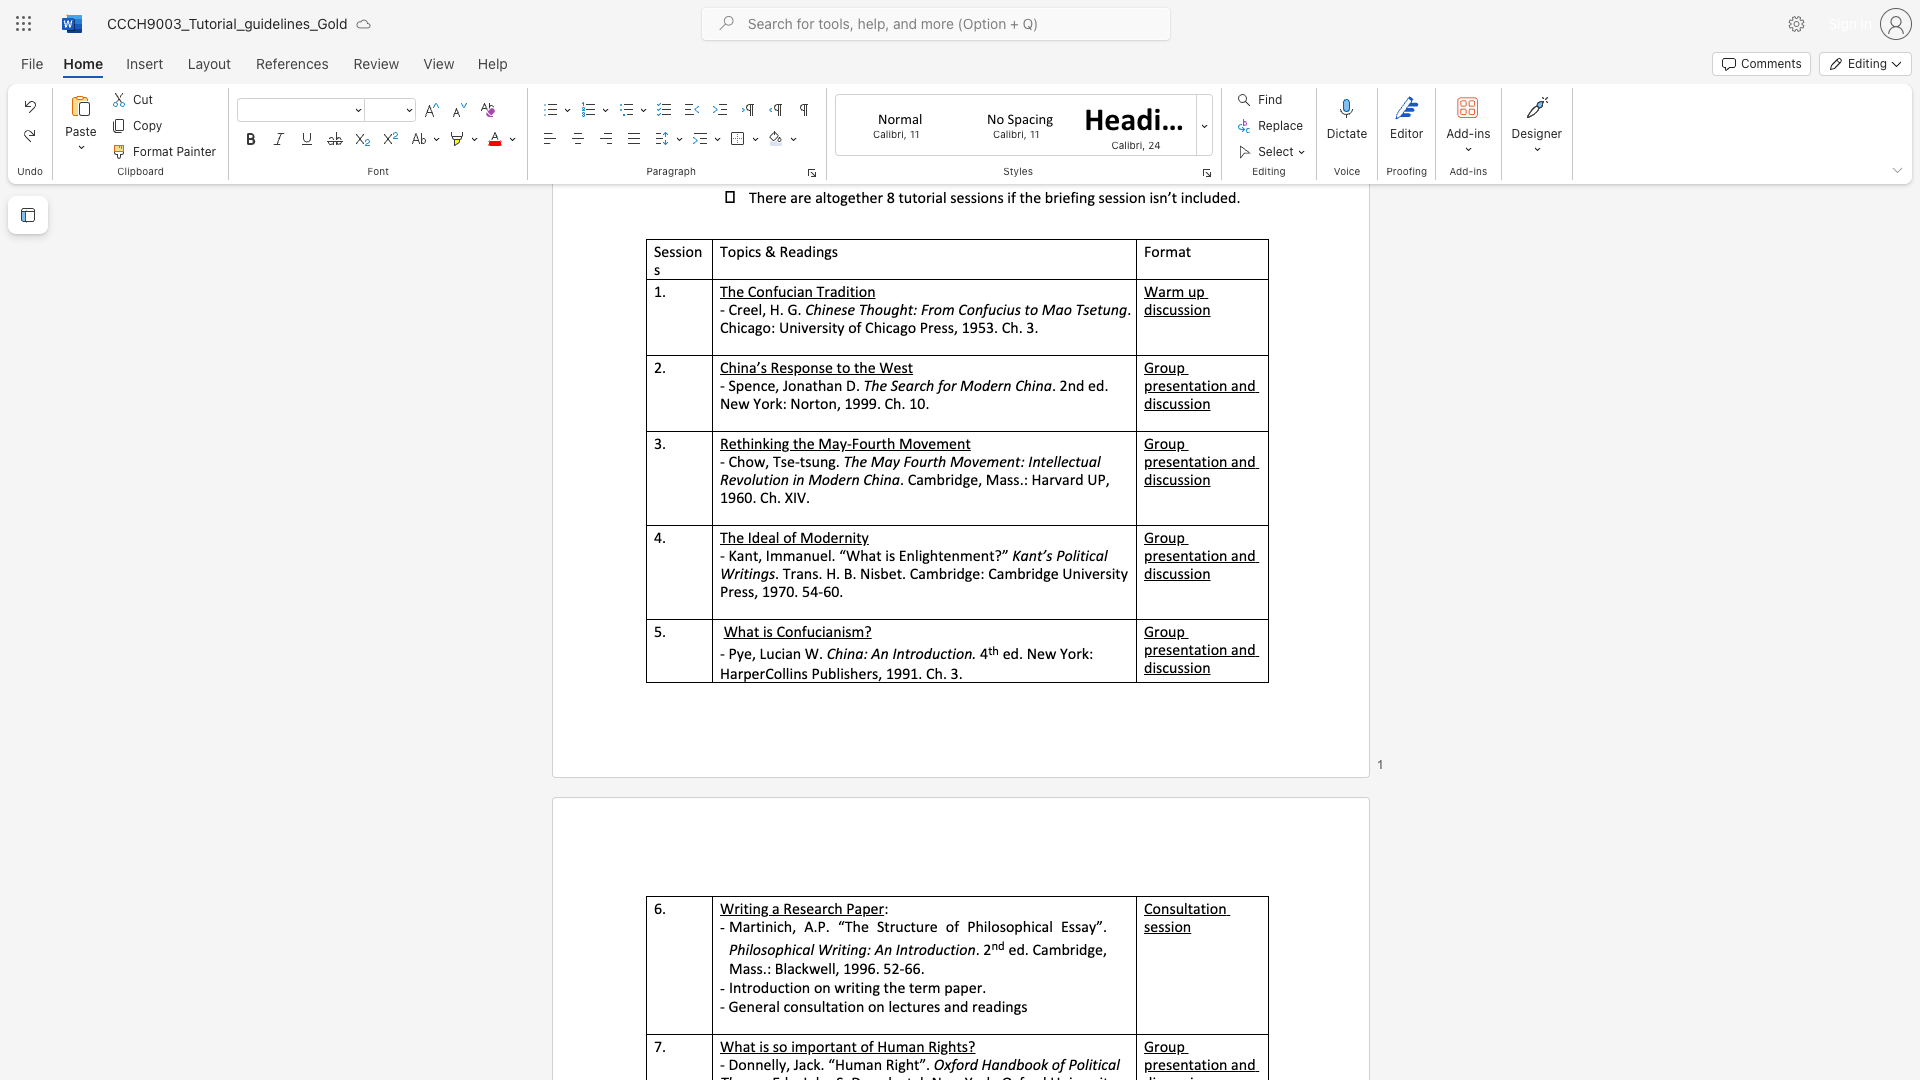 This screenshot has width=1920, height=1080. What do you see at coordinates (745, 631) in the screenshot?
I see `the subset text "at i" within the text "What is Confucianism?"` at bounding box center [745, 631].